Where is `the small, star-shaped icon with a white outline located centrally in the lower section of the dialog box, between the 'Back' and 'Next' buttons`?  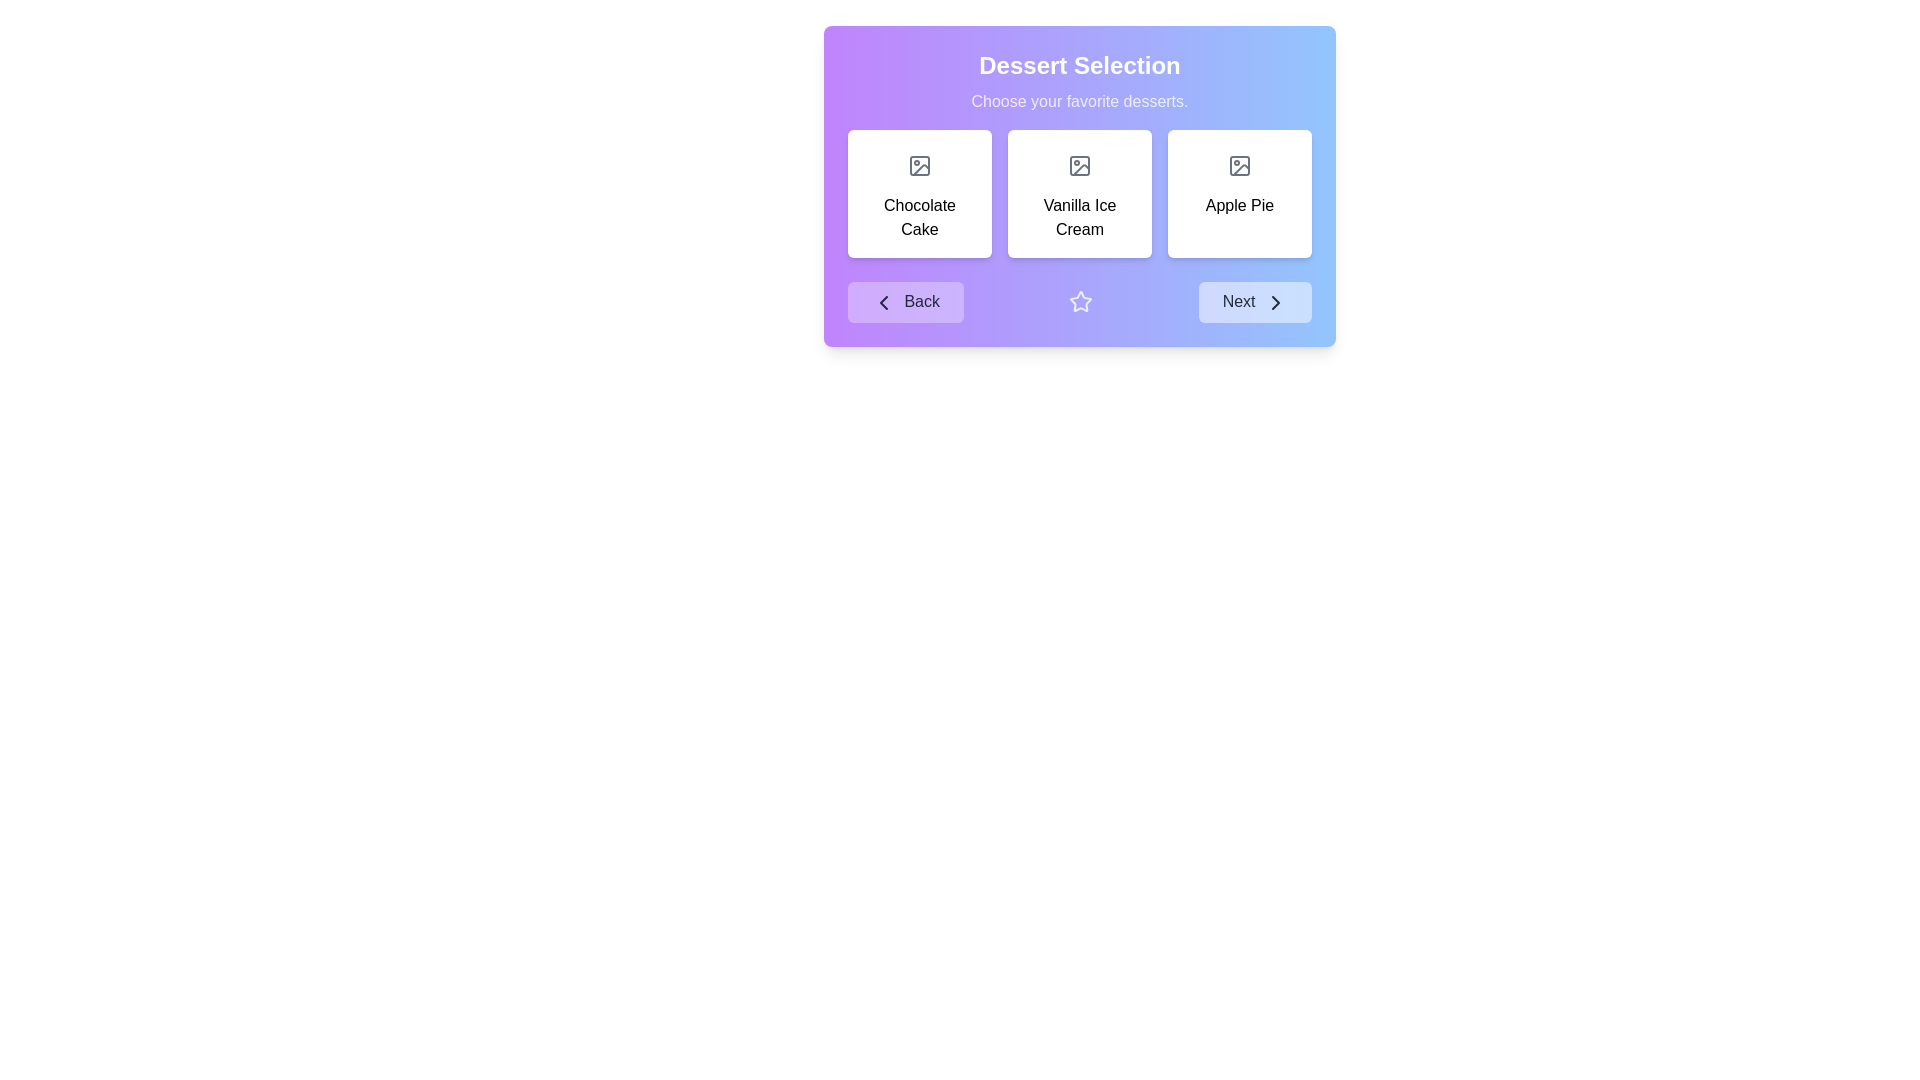 the small, star-shaped icon with a white outline located centrally in the lower section of the dialog box, between the 'Back' and 'Next' buttons is located at coordinates (1080, 301).